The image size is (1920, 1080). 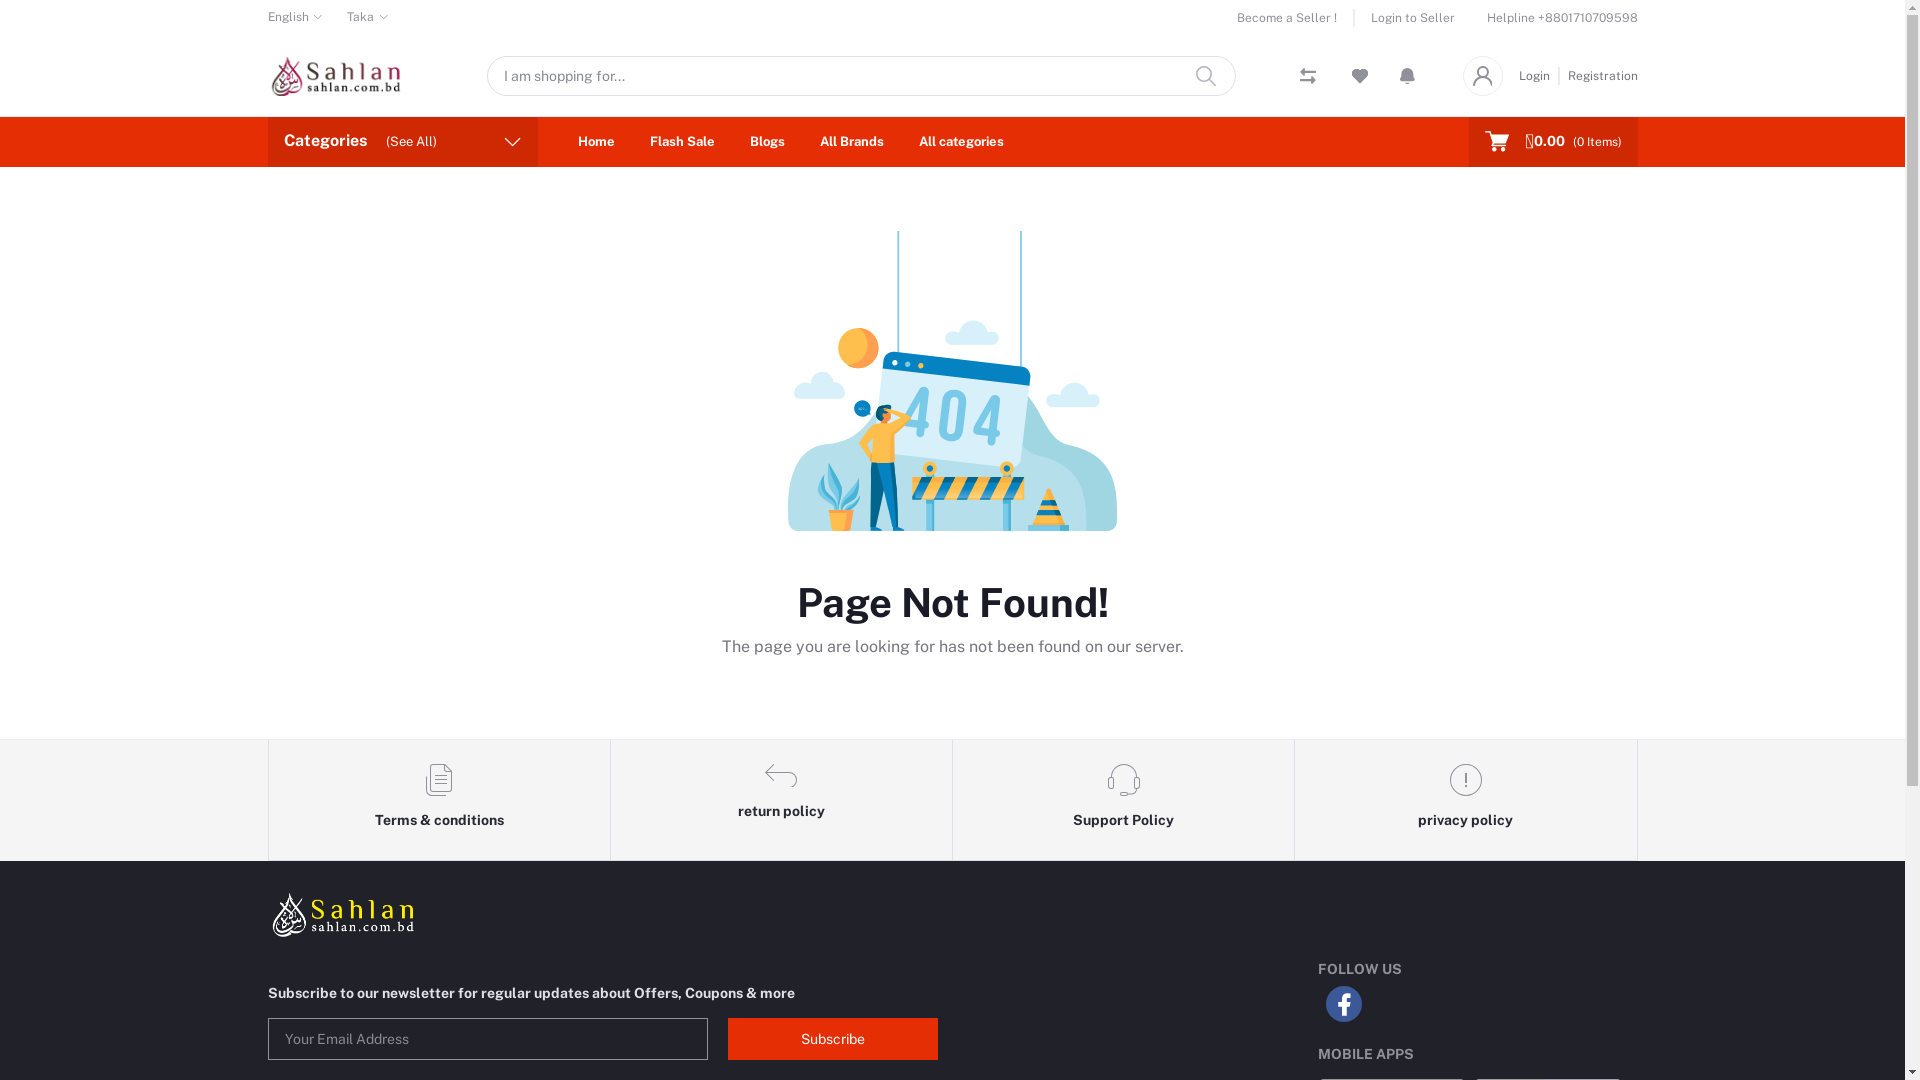 What do you see at coordinates (833, 1037) in the screenshot?
I see `'Subscribe'` at bounding box center [833, 1037].